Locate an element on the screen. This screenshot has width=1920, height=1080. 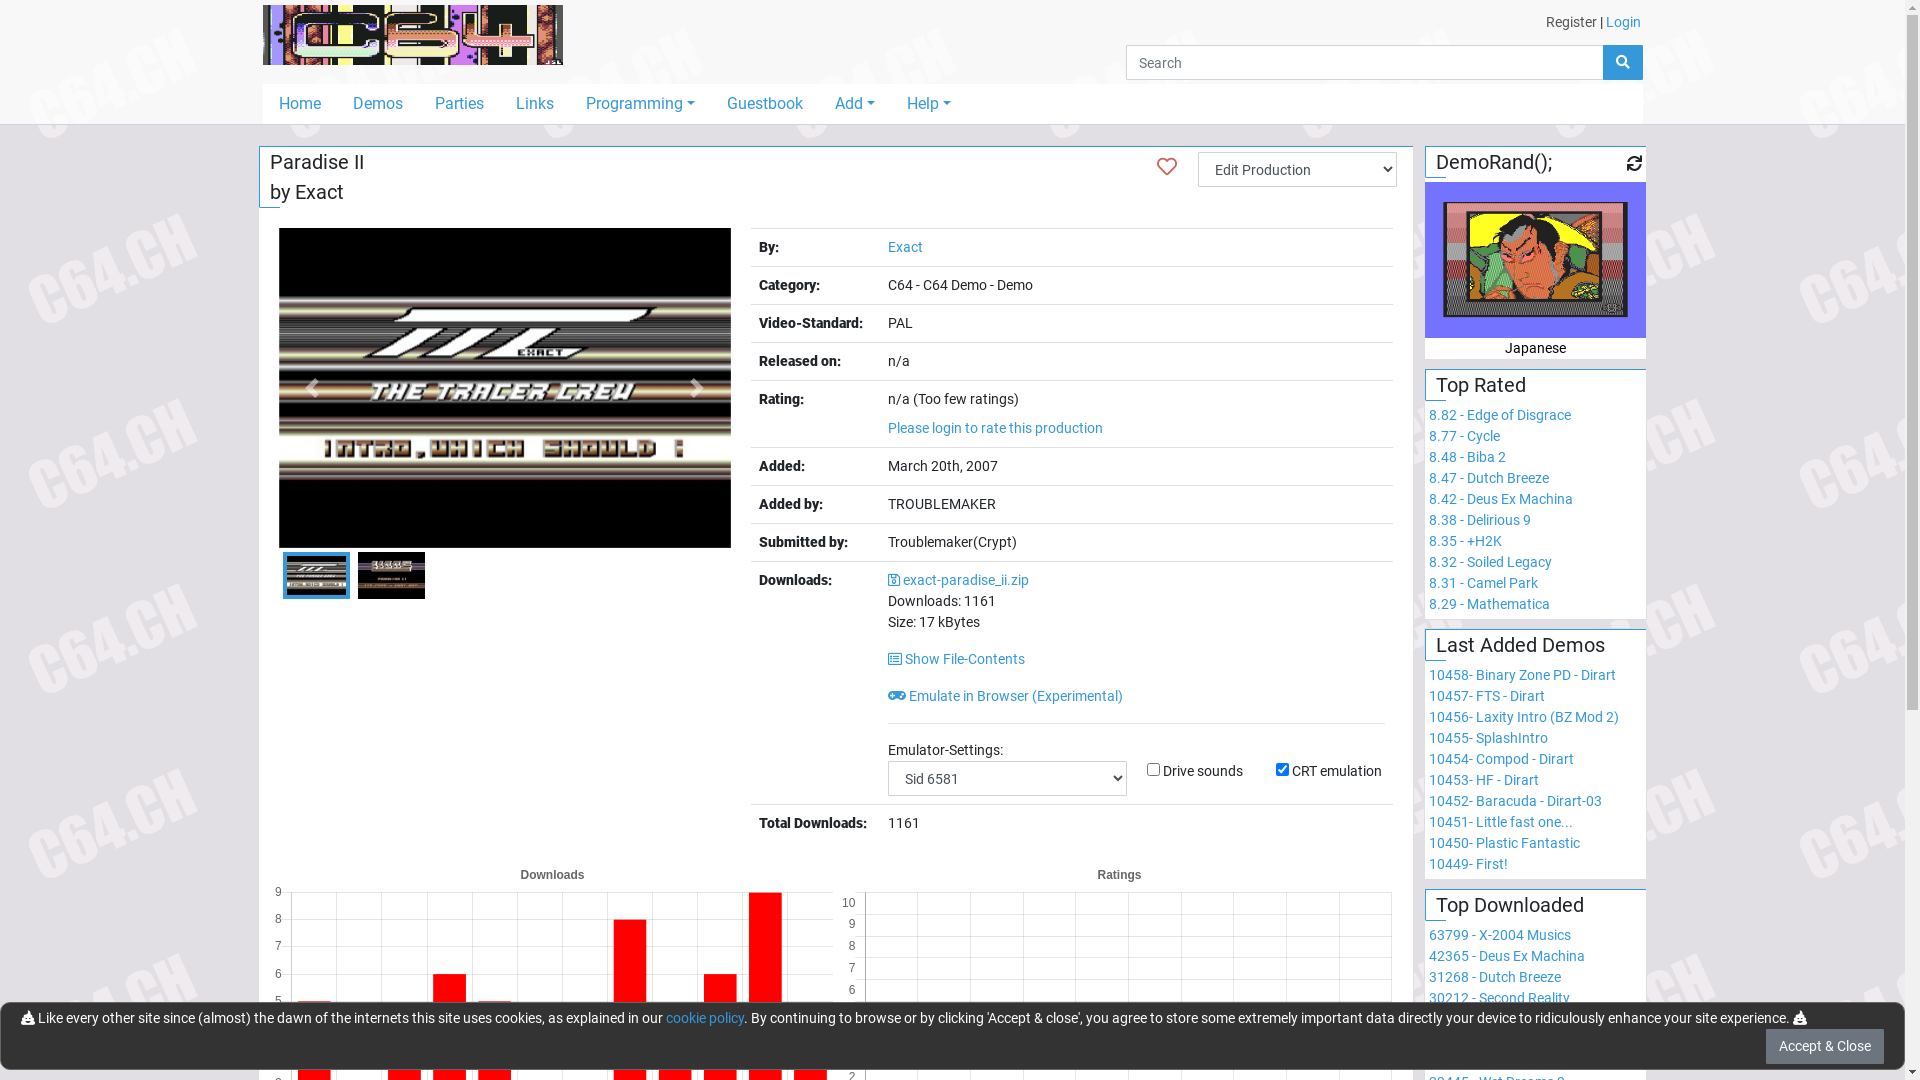
'8.29 - Mathematica' is located at coordinates (1489, 603).